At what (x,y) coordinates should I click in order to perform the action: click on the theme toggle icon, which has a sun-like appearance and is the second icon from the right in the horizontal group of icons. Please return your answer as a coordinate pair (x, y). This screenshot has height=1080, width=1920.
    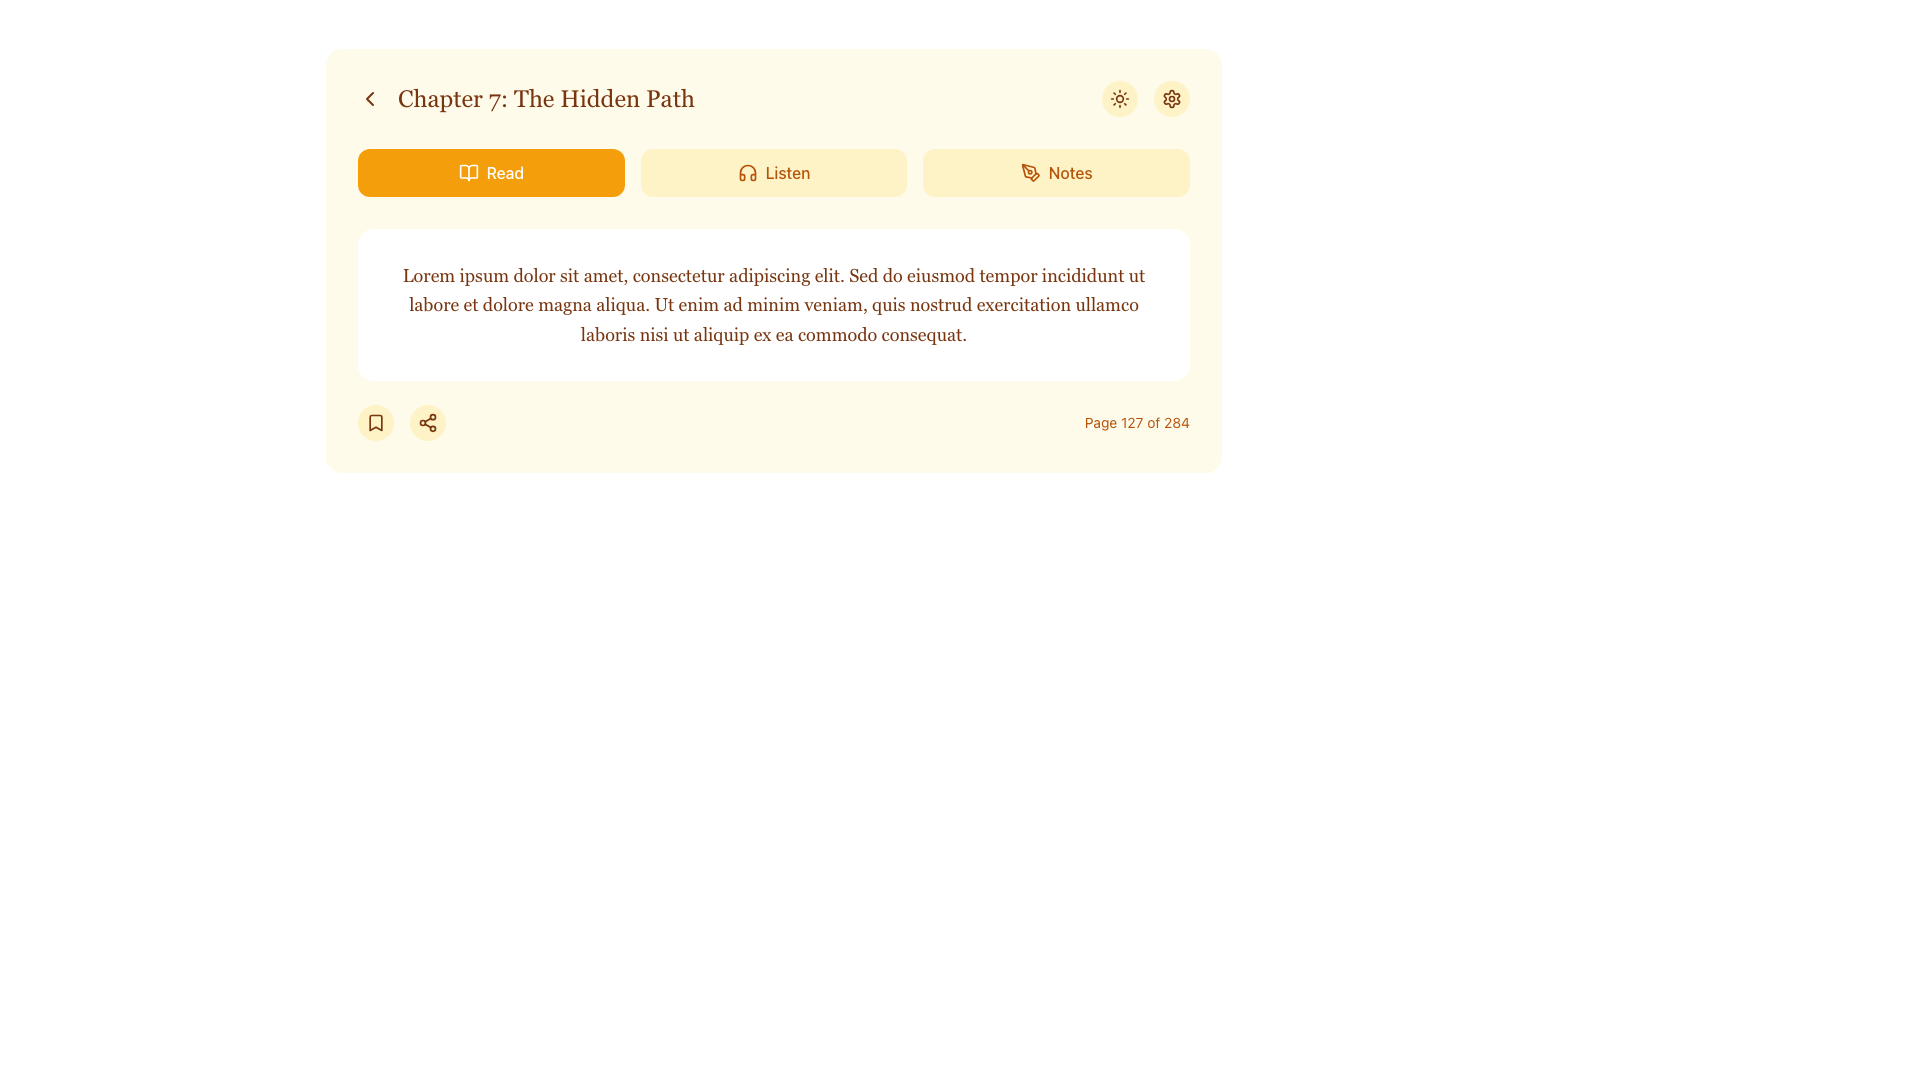
    Looking at the image, I should click on (1118, 99).